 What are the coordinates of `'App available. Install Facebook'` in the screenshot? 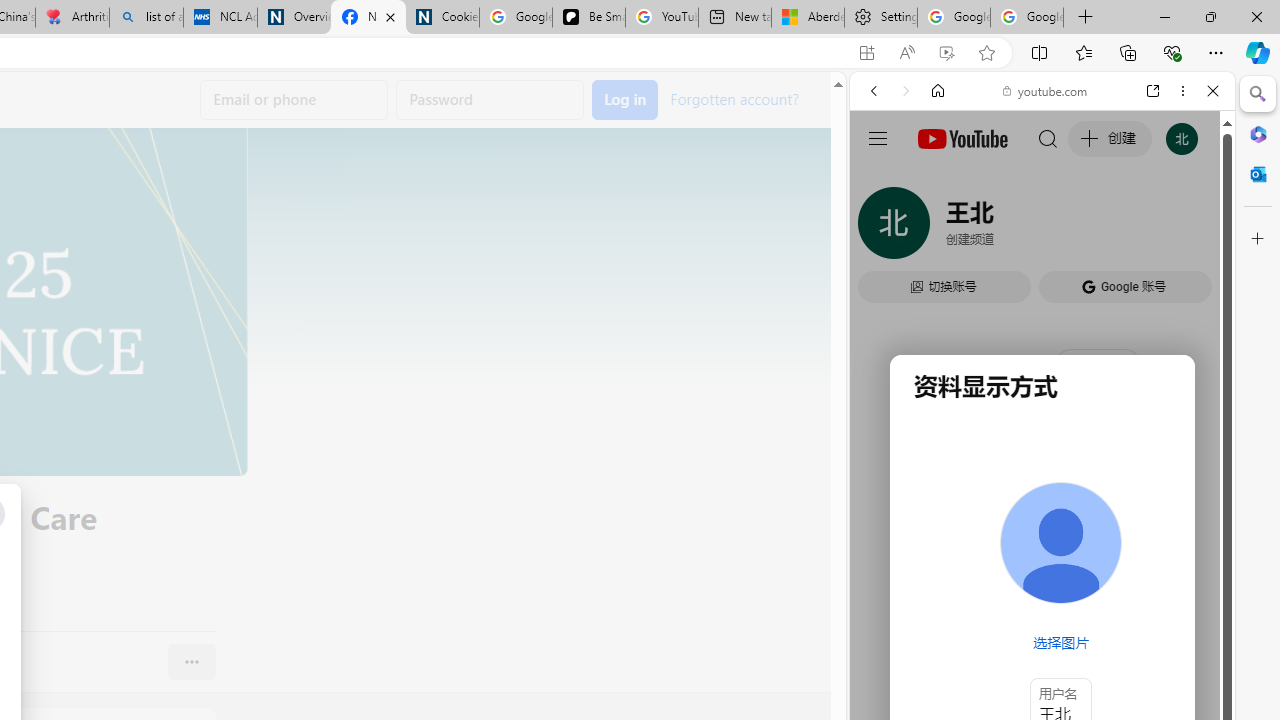 It's located at (867, 52).